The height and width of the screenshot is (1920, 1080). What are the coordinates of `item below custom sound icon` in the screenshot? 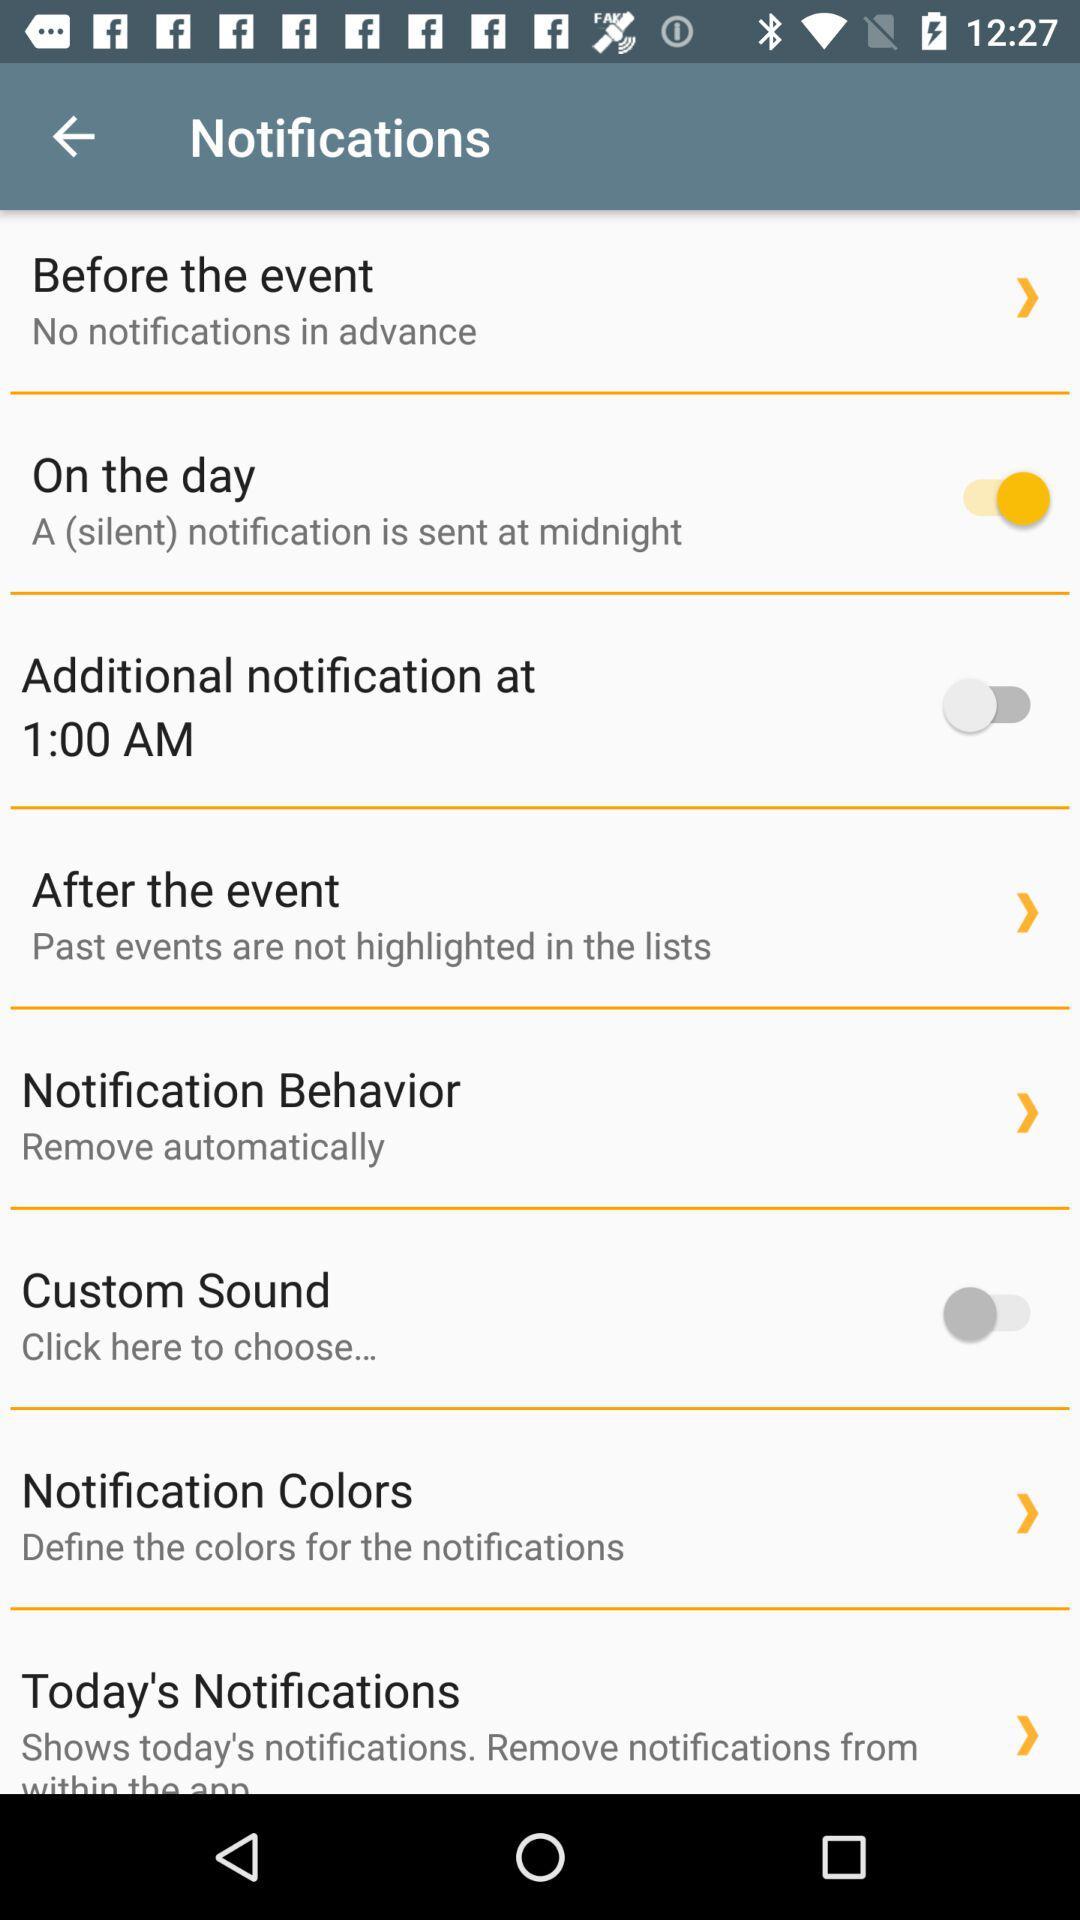 It's located at (472, 1345).